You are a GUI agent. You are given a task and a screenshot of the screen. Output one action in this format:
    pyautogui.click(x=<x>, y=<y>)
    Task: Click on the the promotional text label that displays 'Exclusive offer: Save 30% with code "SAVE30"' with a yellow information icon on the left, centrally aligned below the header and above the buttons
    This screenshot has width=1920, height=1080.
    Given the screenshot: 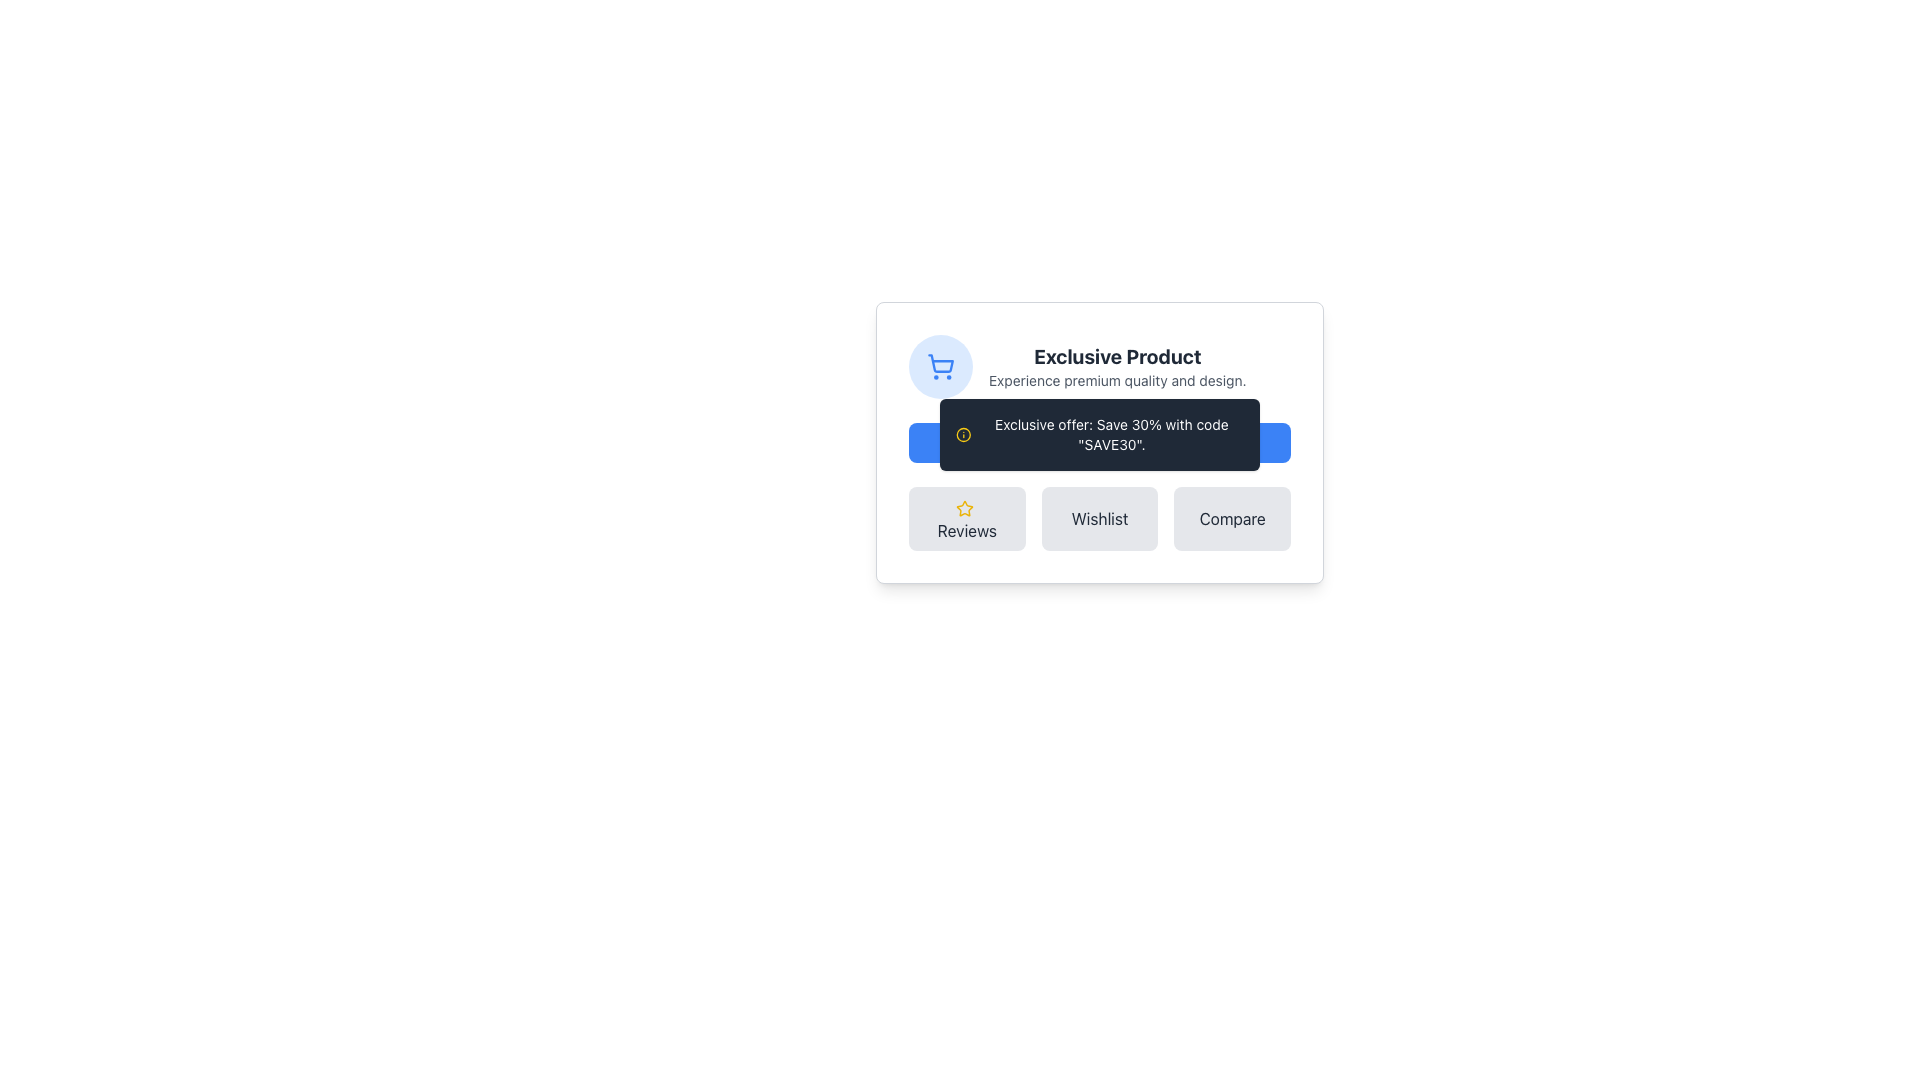 What is the action you would take?
    pyautogui.click(x=1098, y=434)
    